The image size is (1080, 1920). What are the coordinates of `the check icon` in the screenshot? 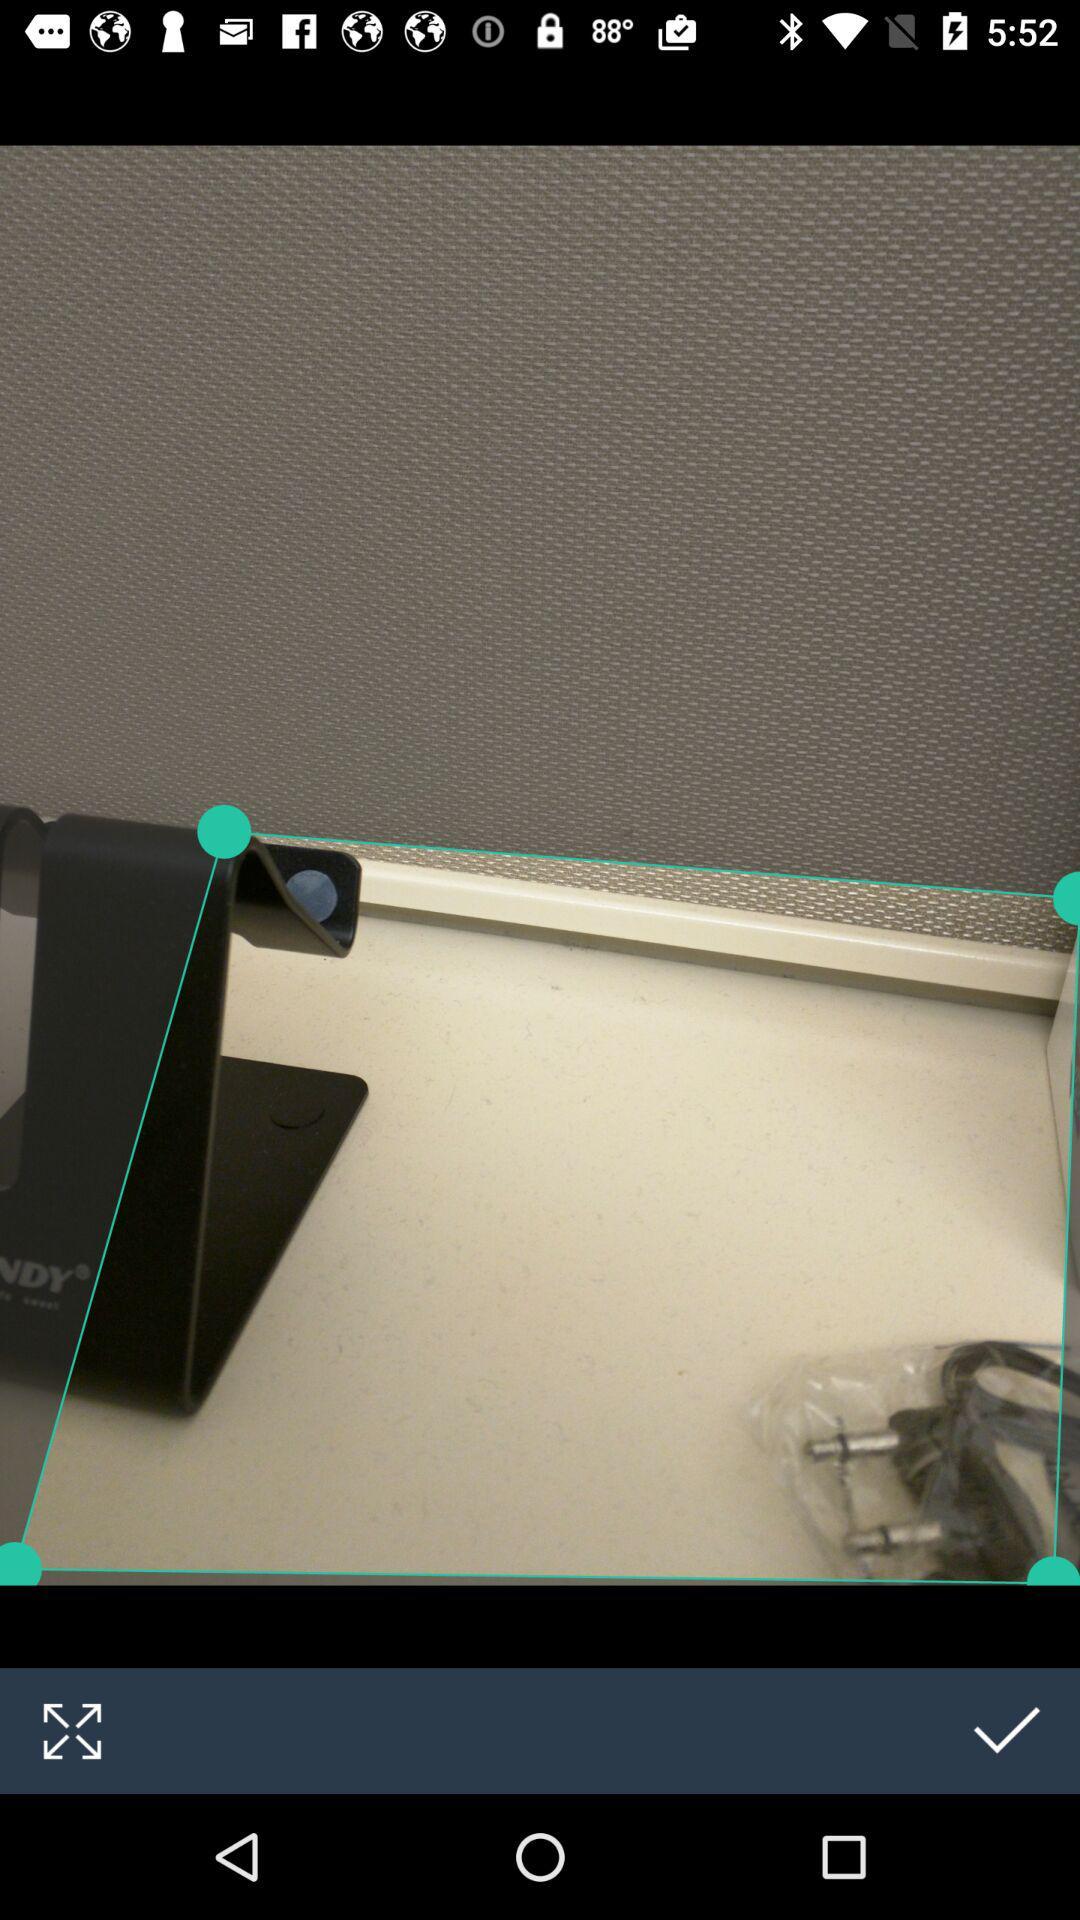 It's located at (1007, 1730).